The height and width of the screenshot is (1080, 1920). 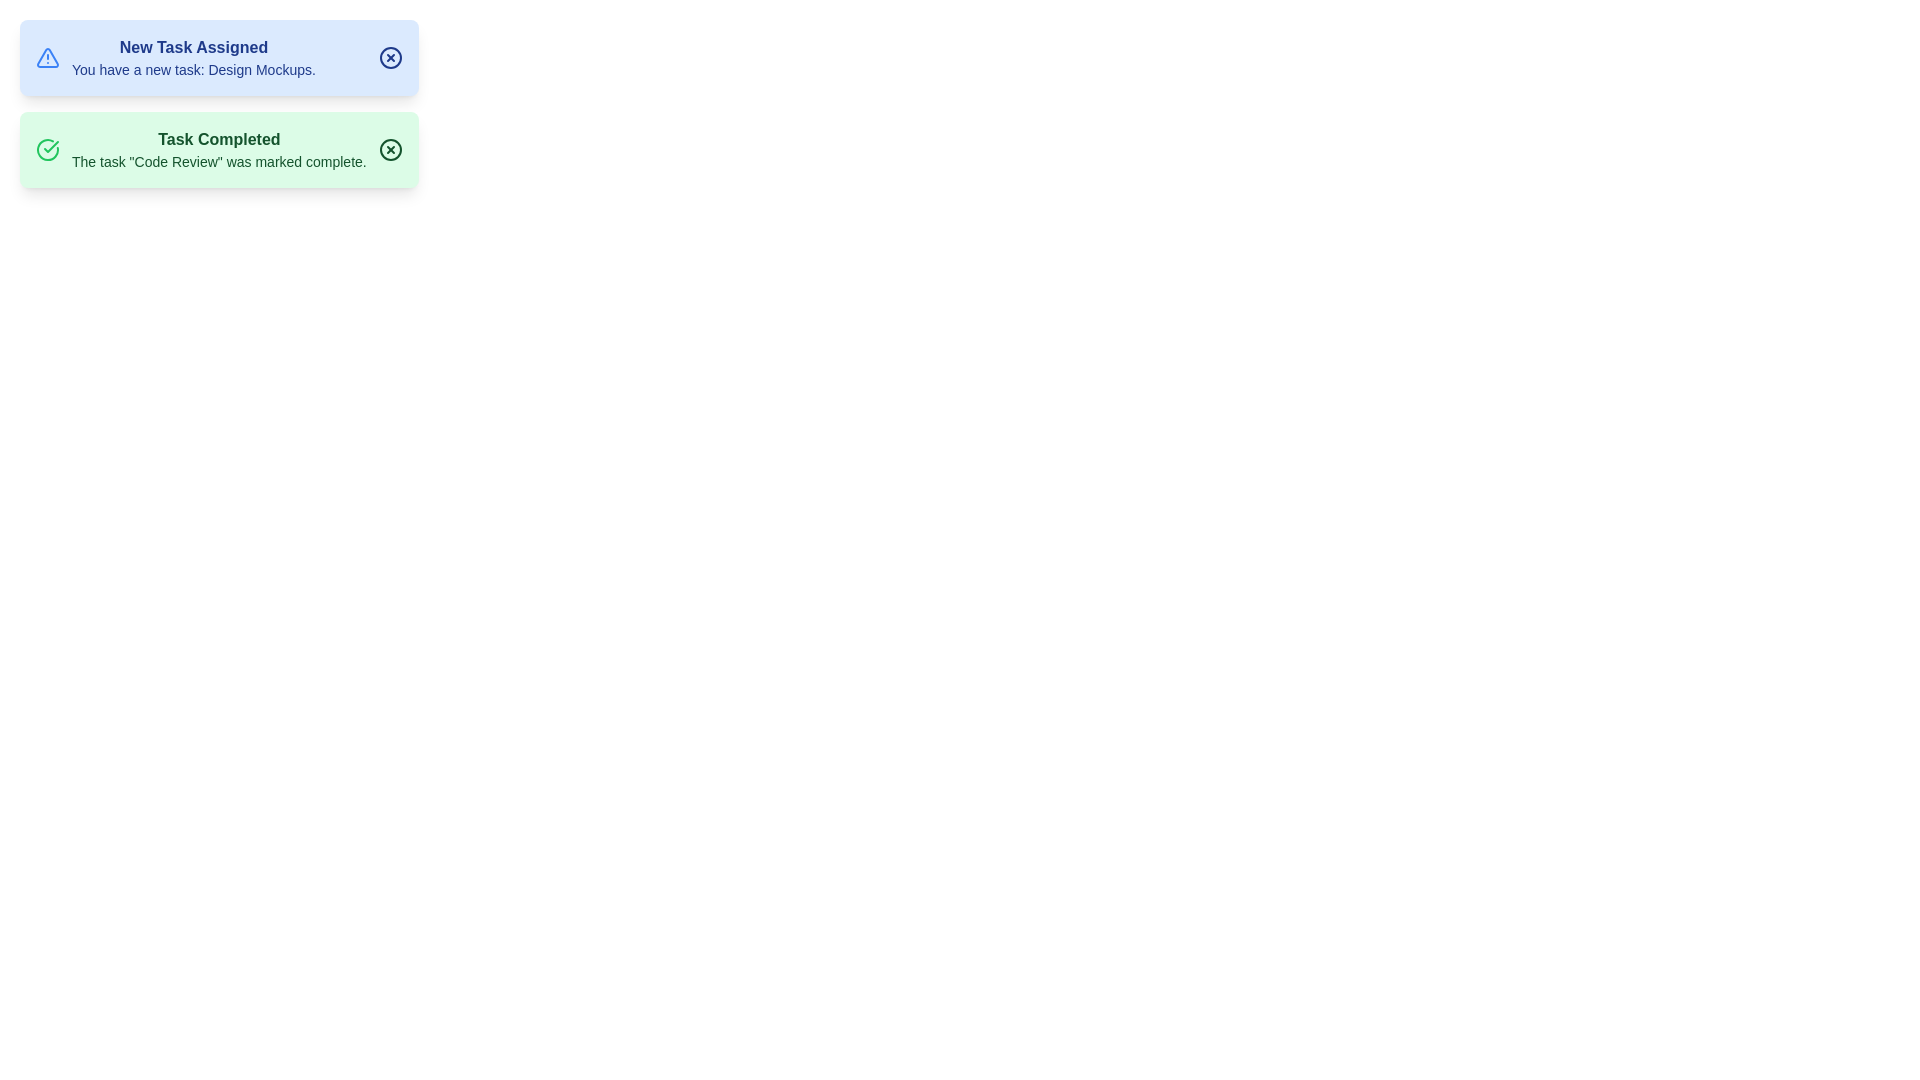 I want to click on close button for the notification titled 'New Task Assigned', so click(x=390, y=56).